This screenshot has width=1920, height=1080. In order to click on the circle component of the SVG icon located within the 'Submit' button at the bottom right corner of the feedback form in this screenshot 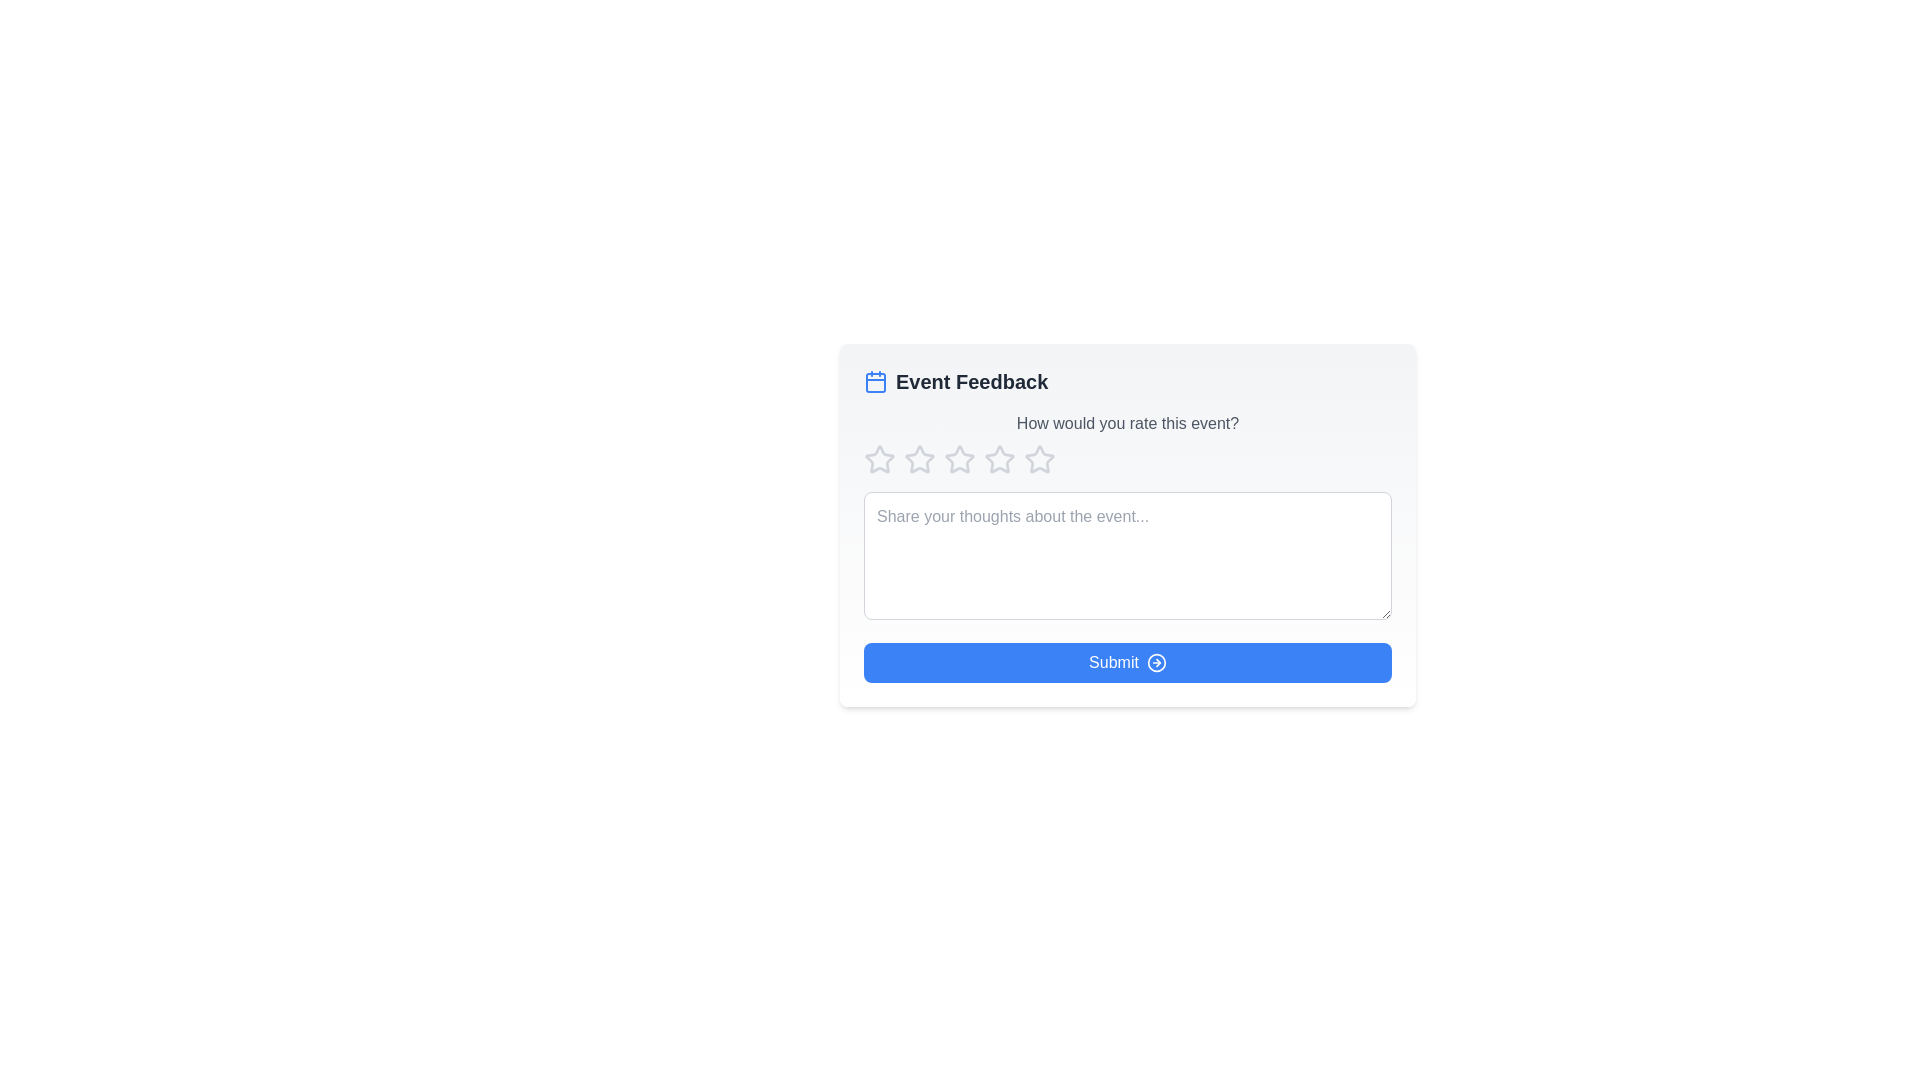, I will do `click(1156, 663)`.